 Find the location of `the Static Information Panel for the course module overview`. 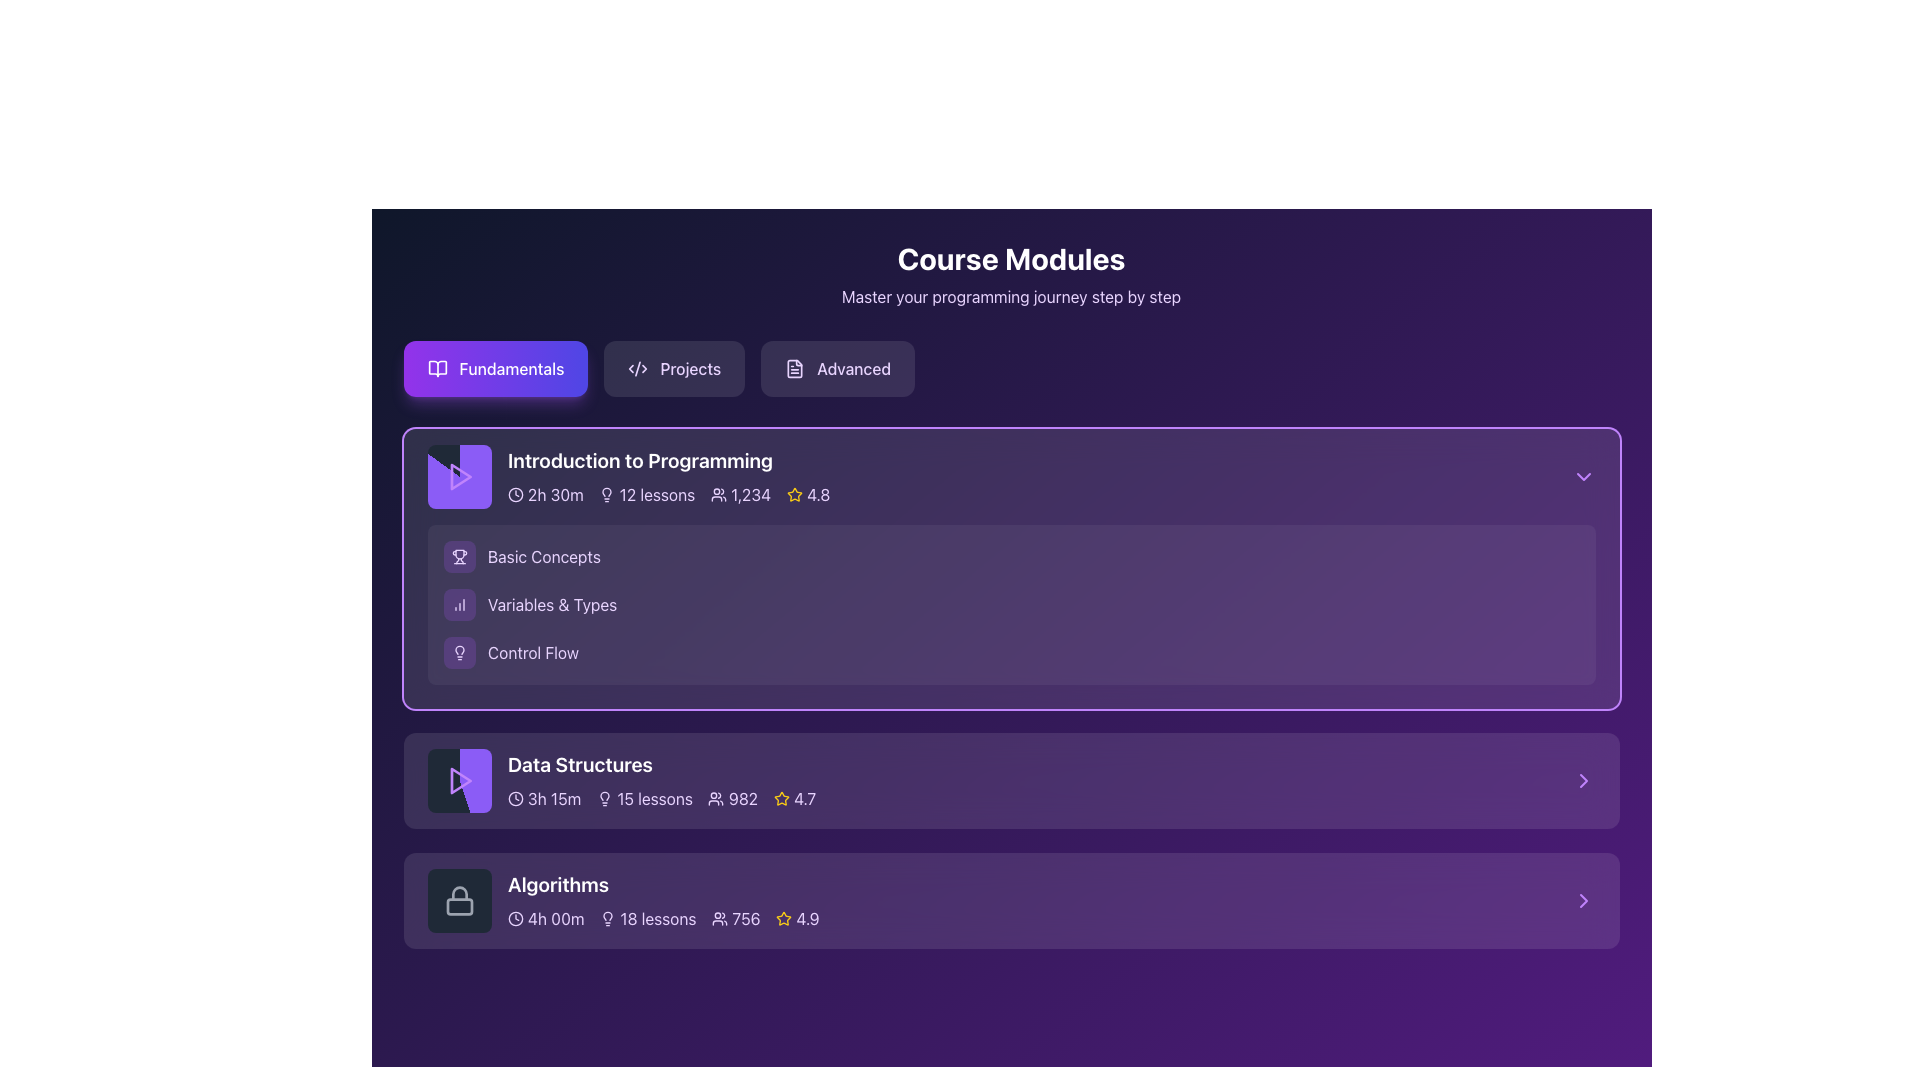

the Static Information Panel for the course module overview is located at coordinates (627, 477).